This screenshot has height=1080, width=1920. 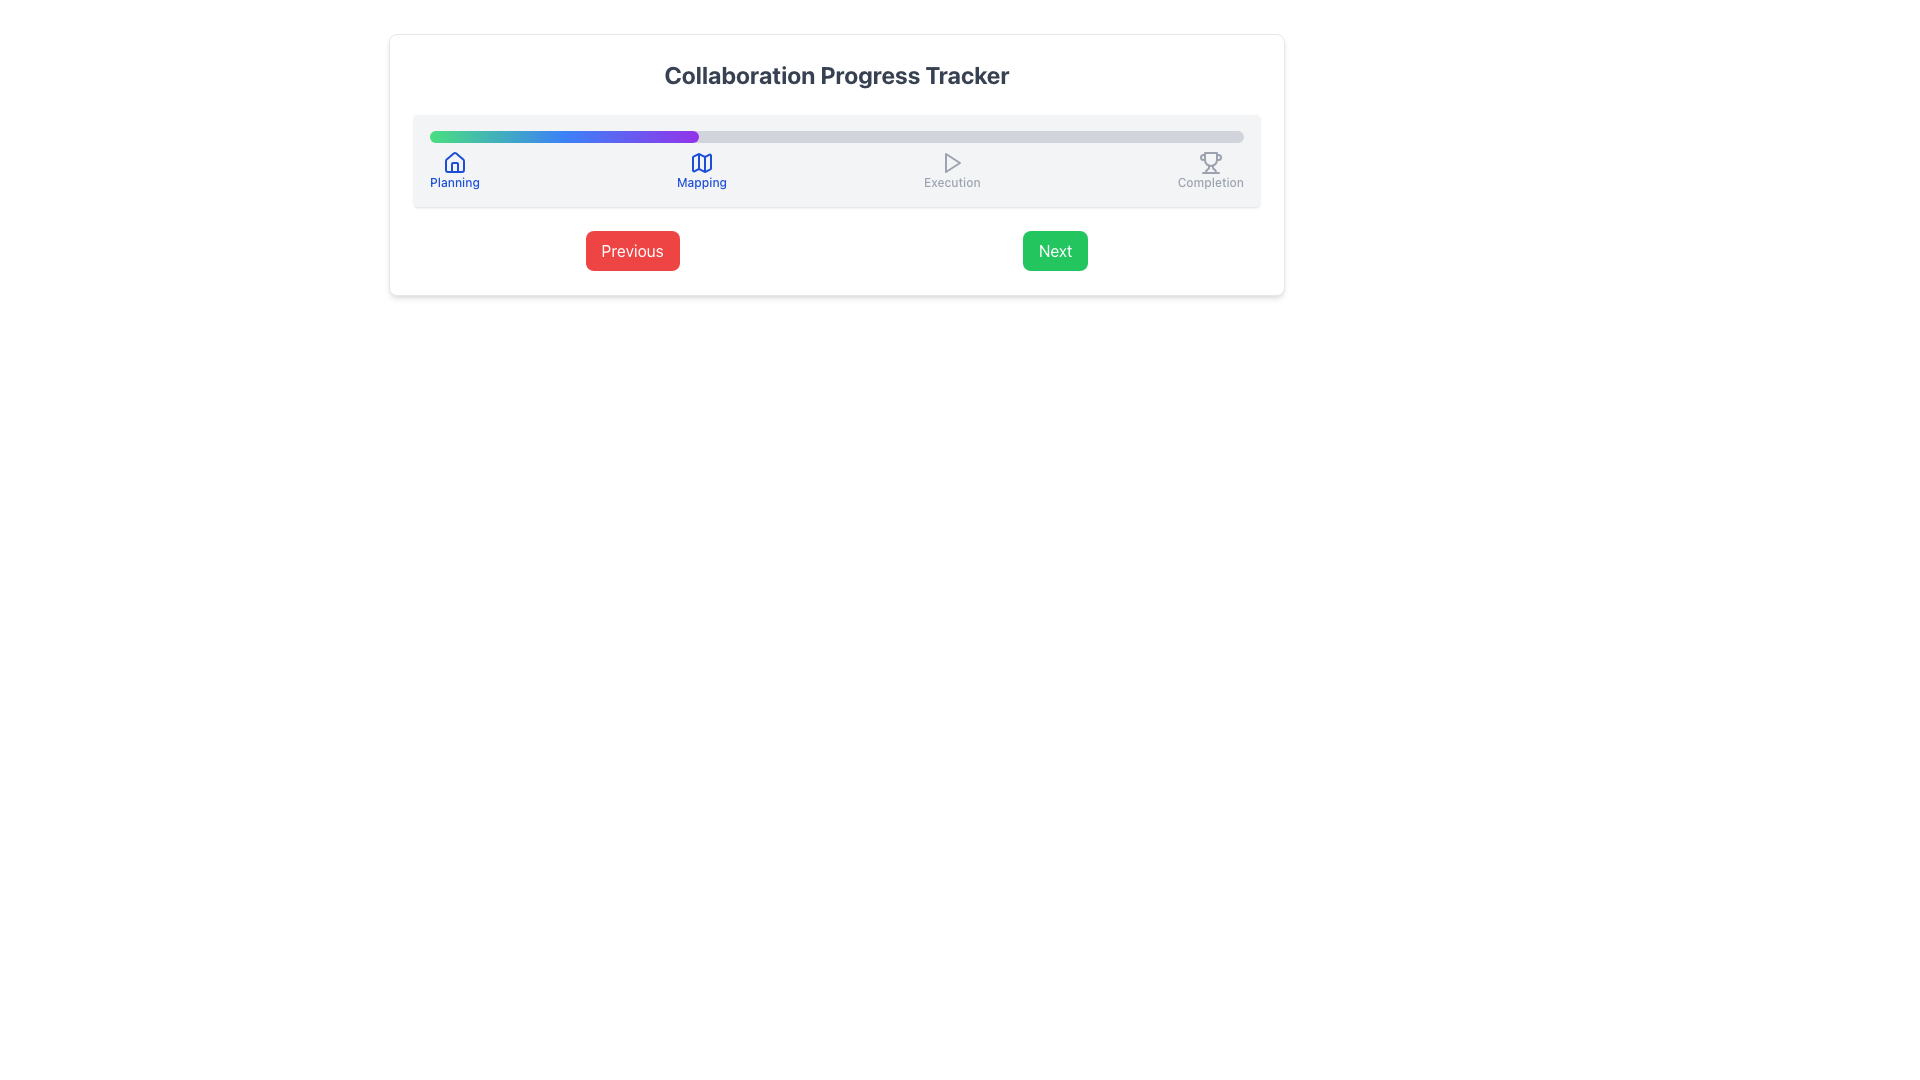 What do you see at coordinates (701, 182) in the screenshot?
I see `the text label reading 'Mapping', which is styled in blue and positioned centrally below the map icon in the progress tracker` at bounding box center [701, 182].